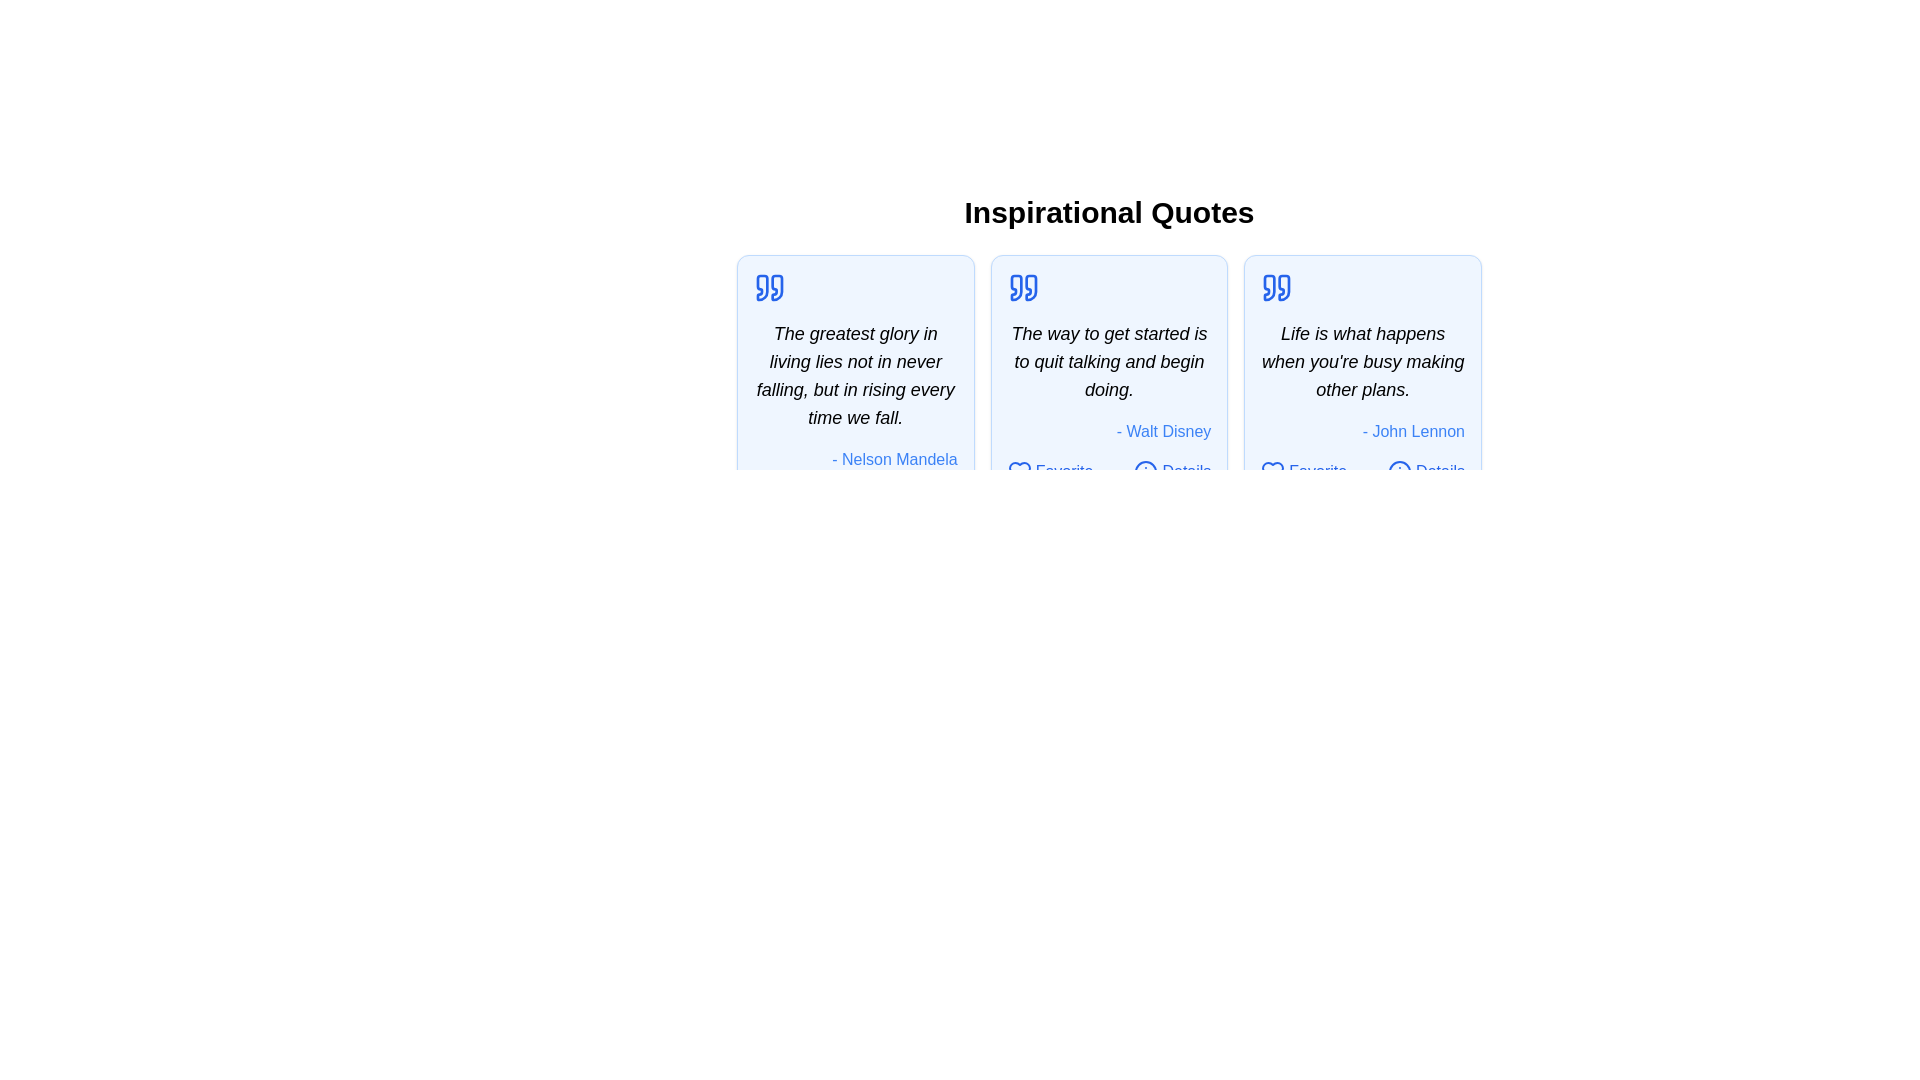  Describe the element at coordinates (1146, 471) in the screenshot. I see `the circular shape with a border within the information icon located in the second card of three on the page` at that location.